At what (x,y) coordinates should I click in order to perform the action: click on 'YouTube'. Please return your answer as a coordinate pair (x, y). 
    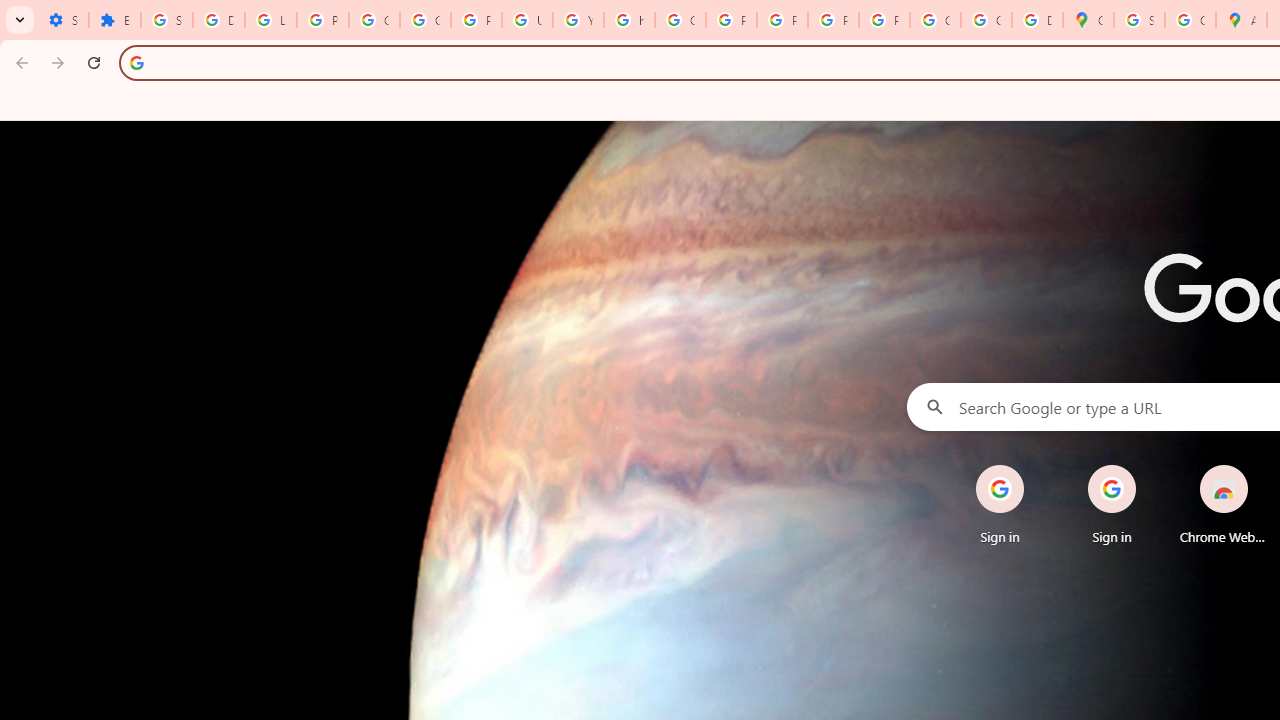
    Looking at the image, I should click on (577, 20).